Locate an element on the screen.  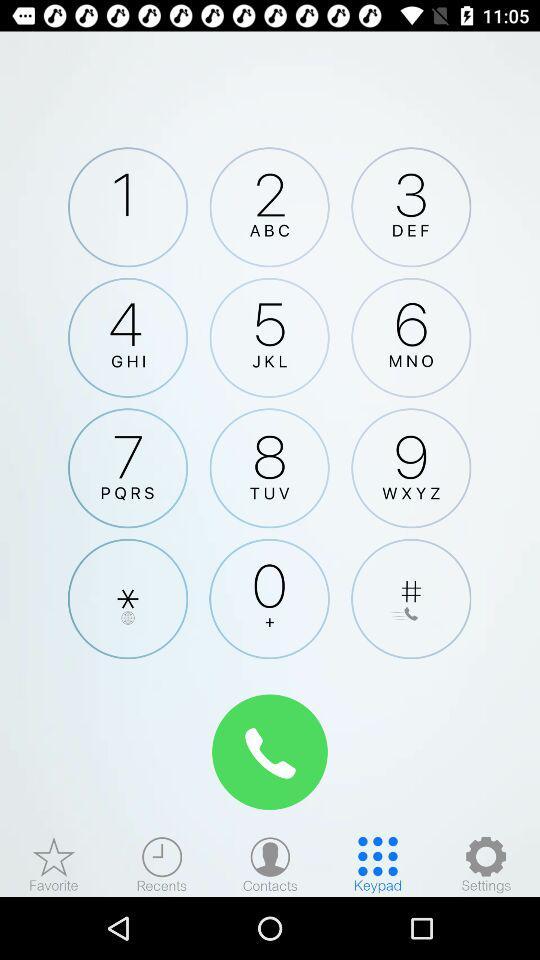
call is located at coordinates (270, 751).